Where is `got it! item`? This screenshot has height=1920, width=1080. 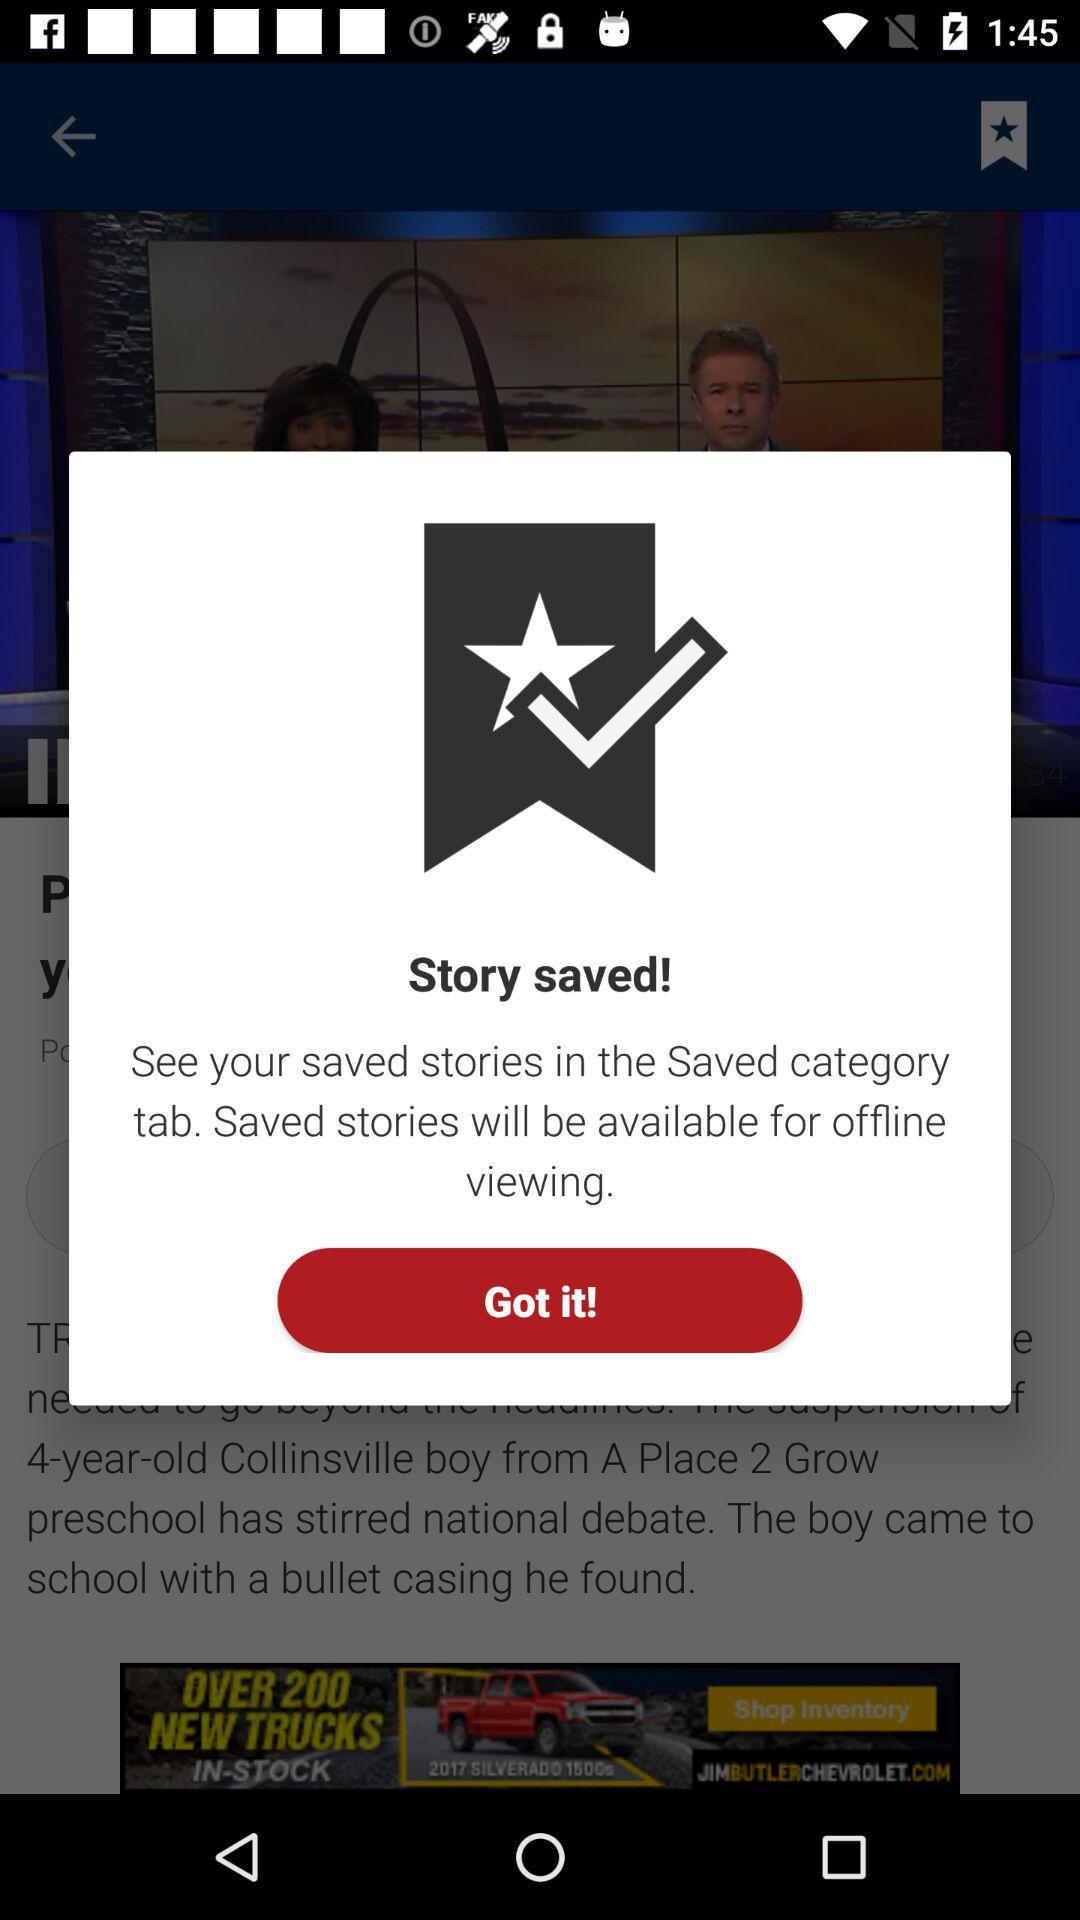 got it! item is located at coordinates (540, 1300).